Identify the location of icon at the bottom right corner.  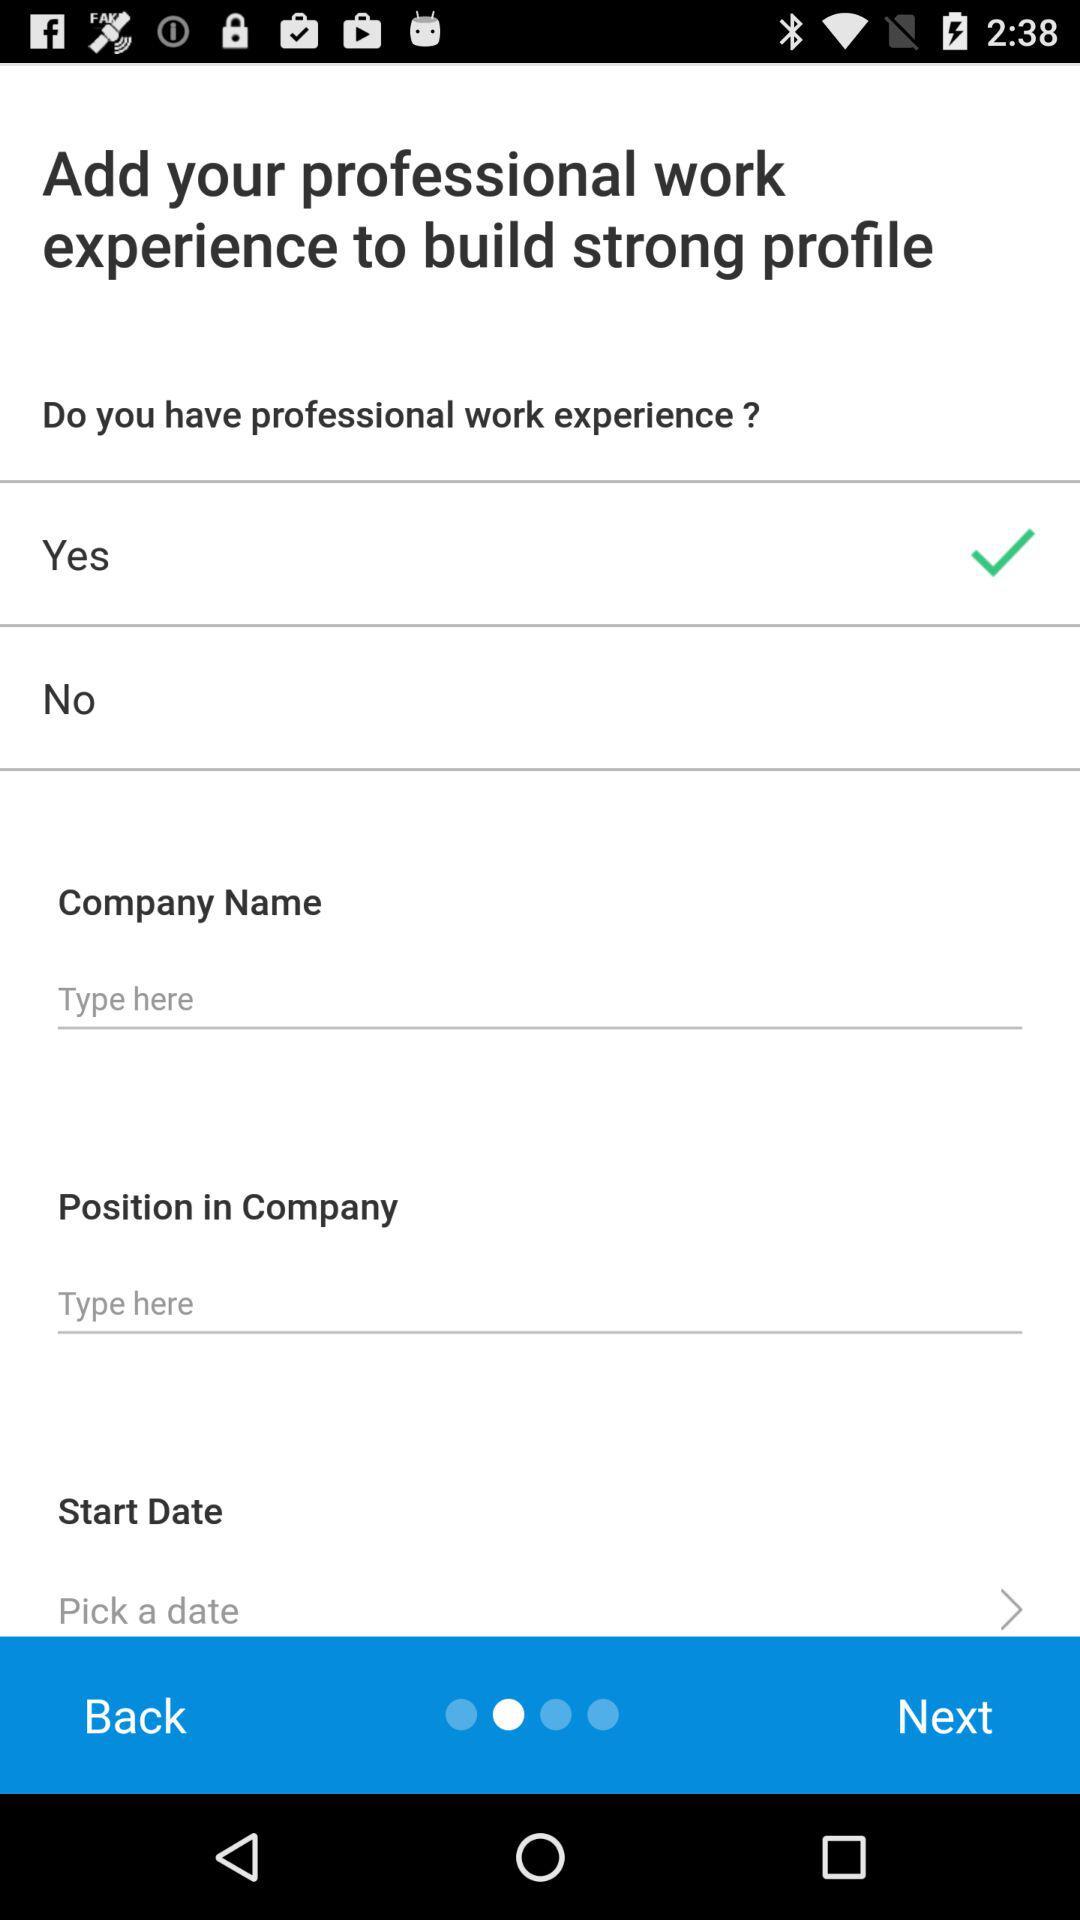
(945, 1714).